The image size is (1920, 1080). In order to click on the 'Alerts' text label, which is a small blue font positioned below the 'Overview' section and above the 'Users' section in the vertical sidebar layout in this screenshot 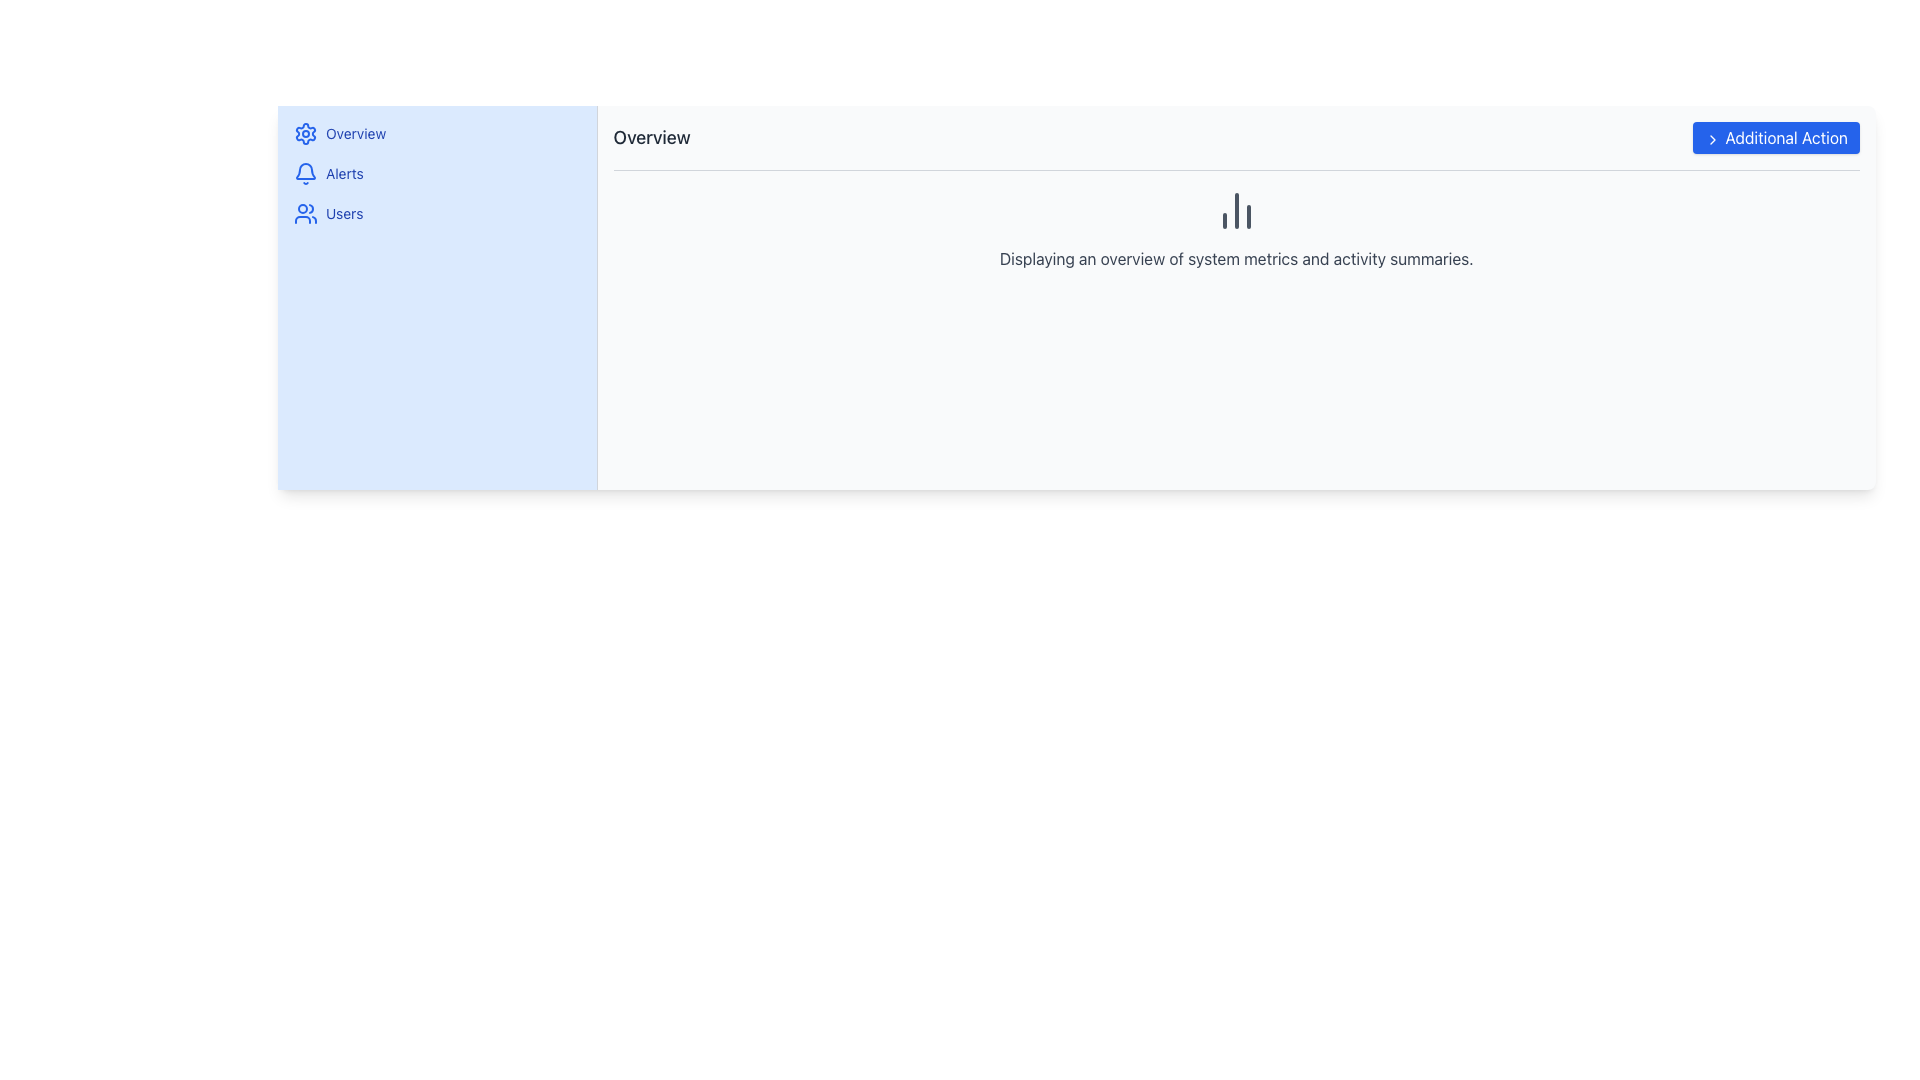, I will do `click(344, 172)`.